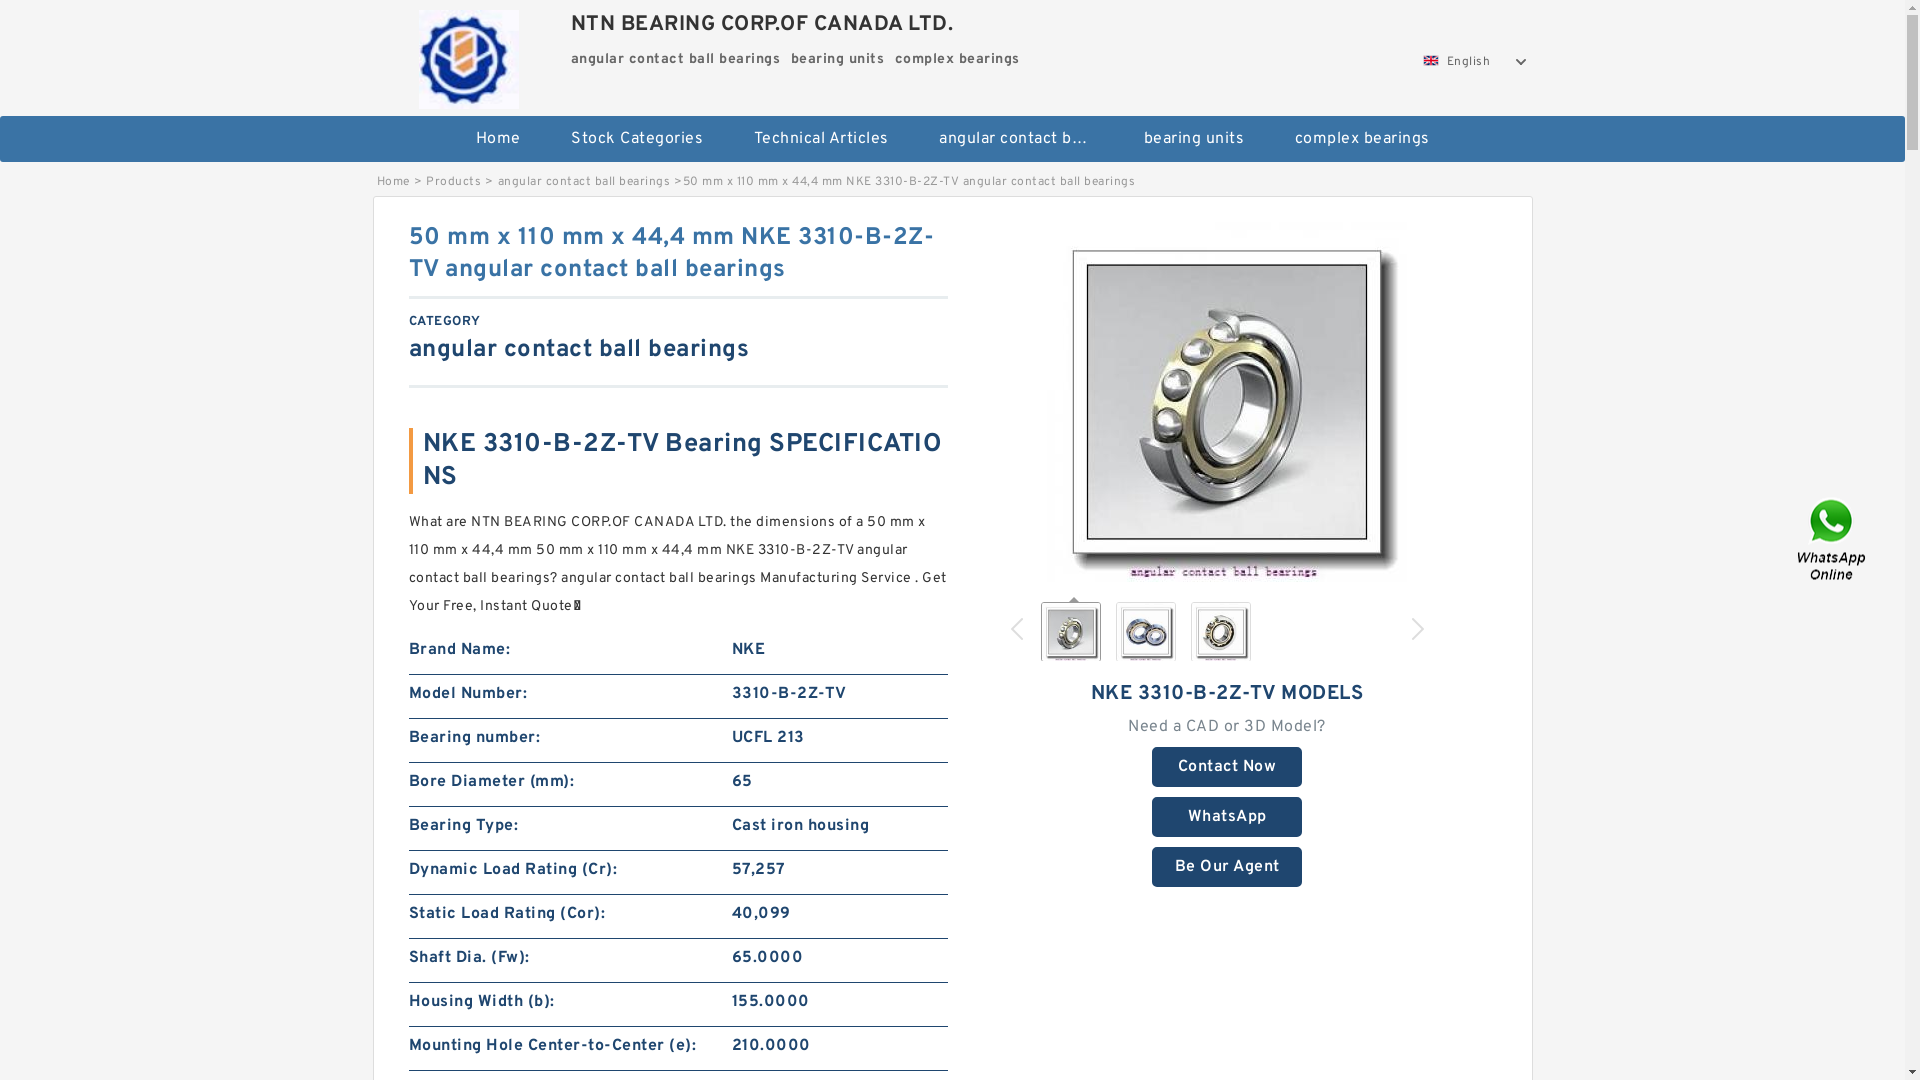 The image size is (1920, 1080). Describe the element at coordinates (392, 181) in the screenshot. I see `'Home'` at that location.